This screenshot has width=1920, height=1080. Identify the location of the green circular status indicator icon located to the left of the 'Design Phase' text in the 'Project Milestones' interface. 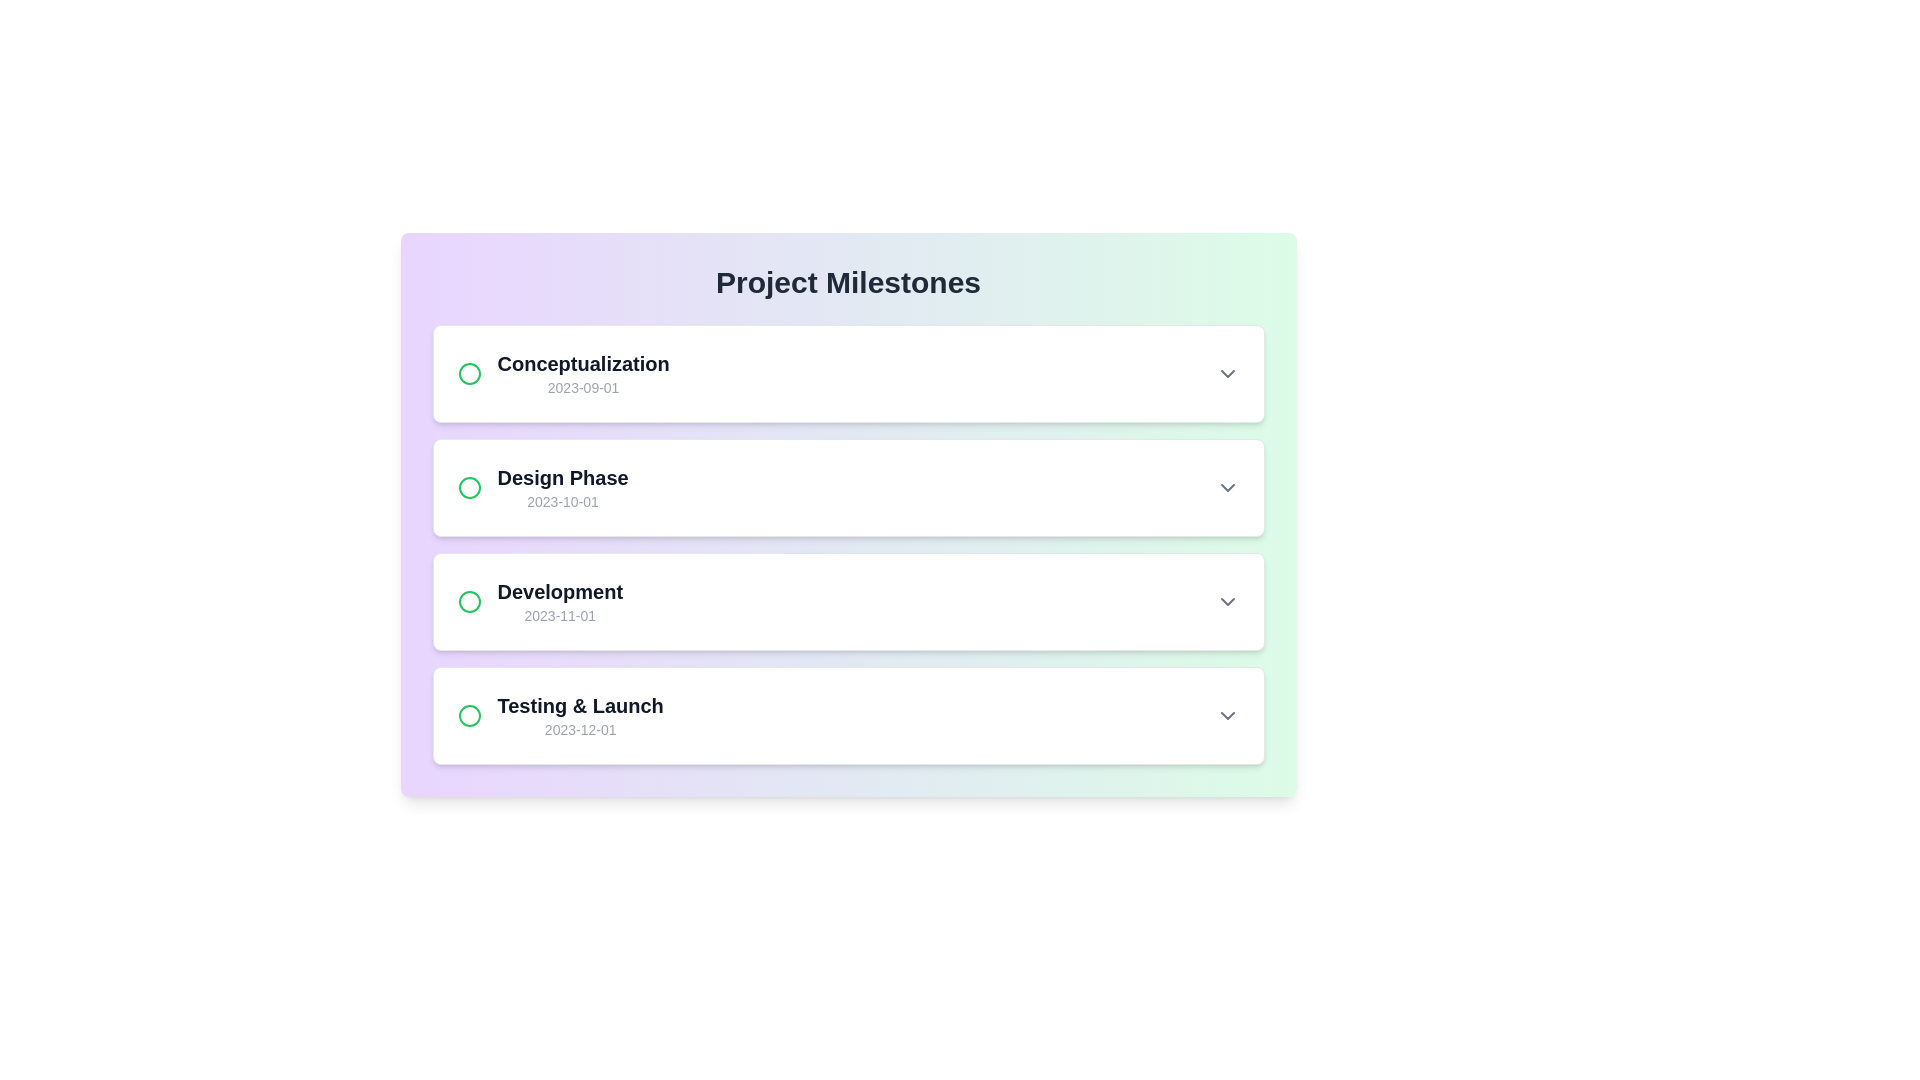
(468, 488).